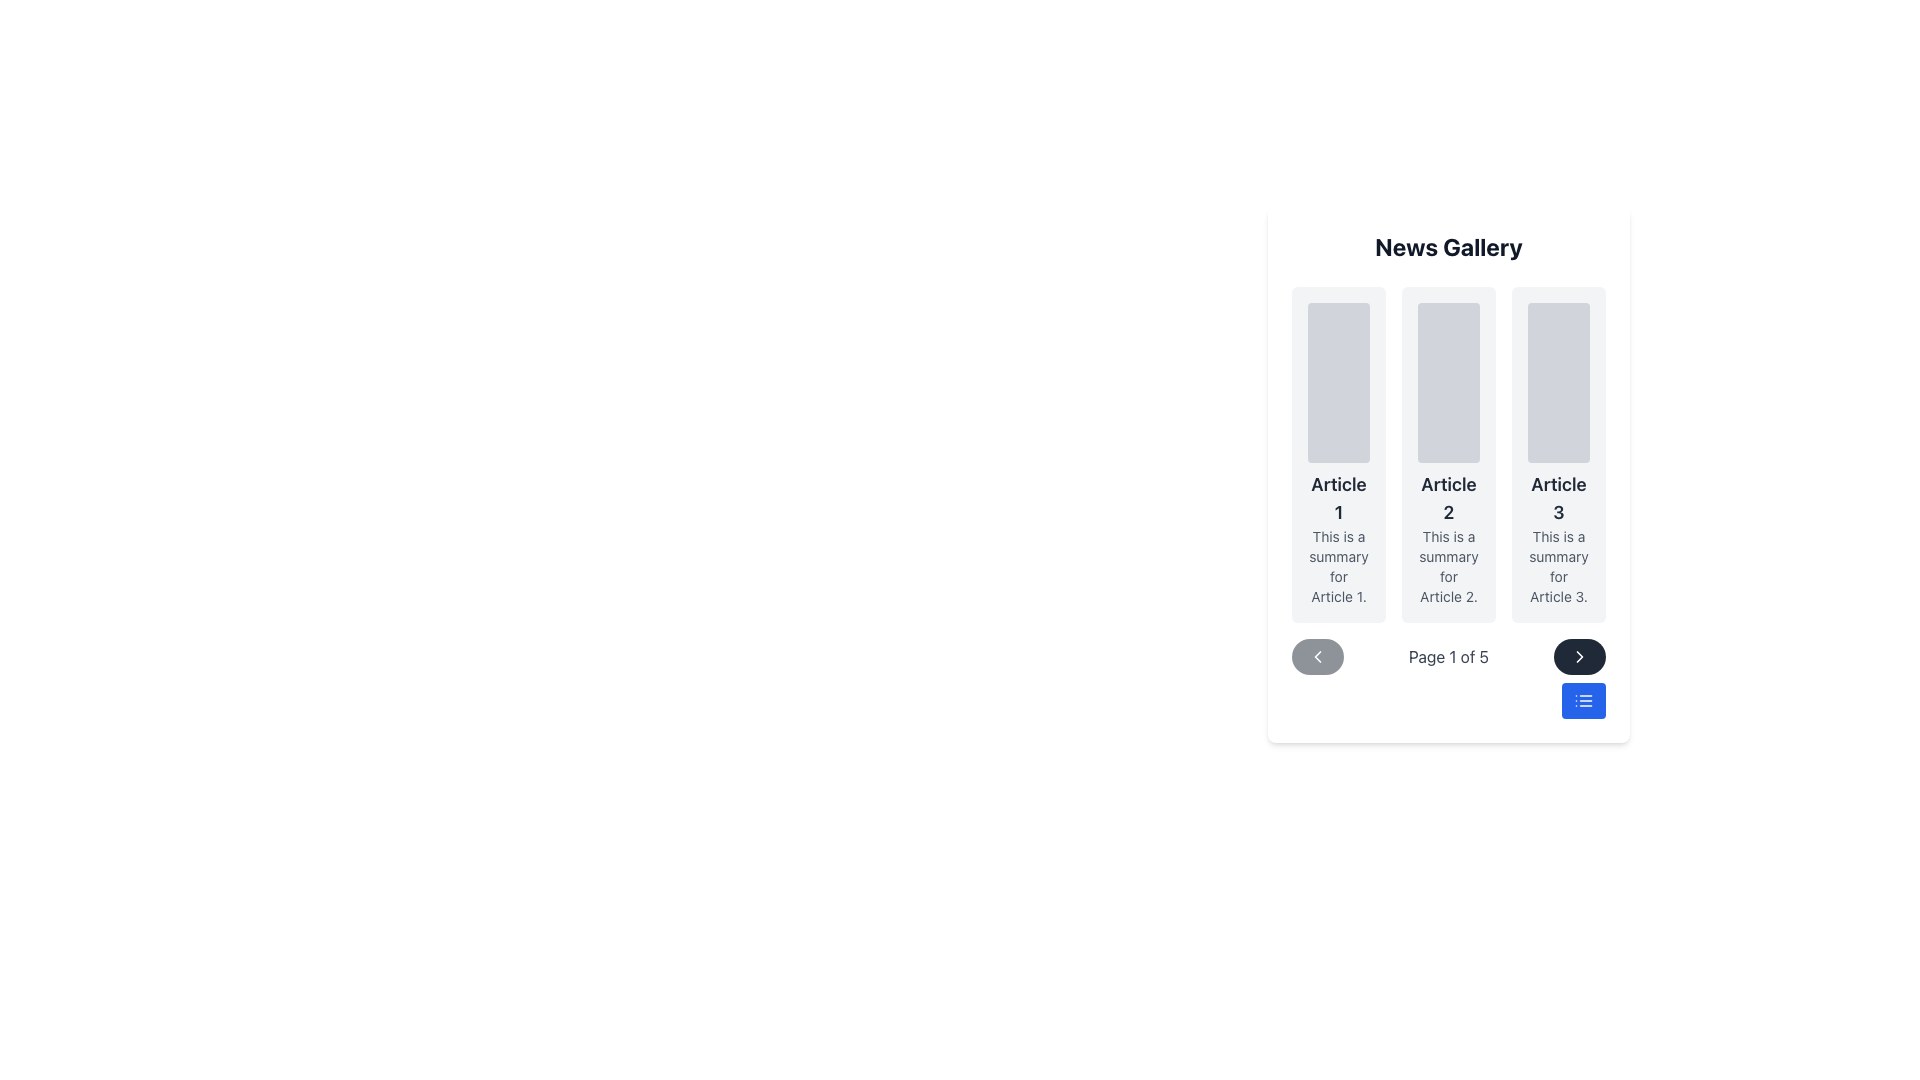  What do you see at coordinates (1583, 700) in the screenshot?
I see `the compact list icon within the blue button located at the lower right corner of the interface` at bounding box center [1583, 700].